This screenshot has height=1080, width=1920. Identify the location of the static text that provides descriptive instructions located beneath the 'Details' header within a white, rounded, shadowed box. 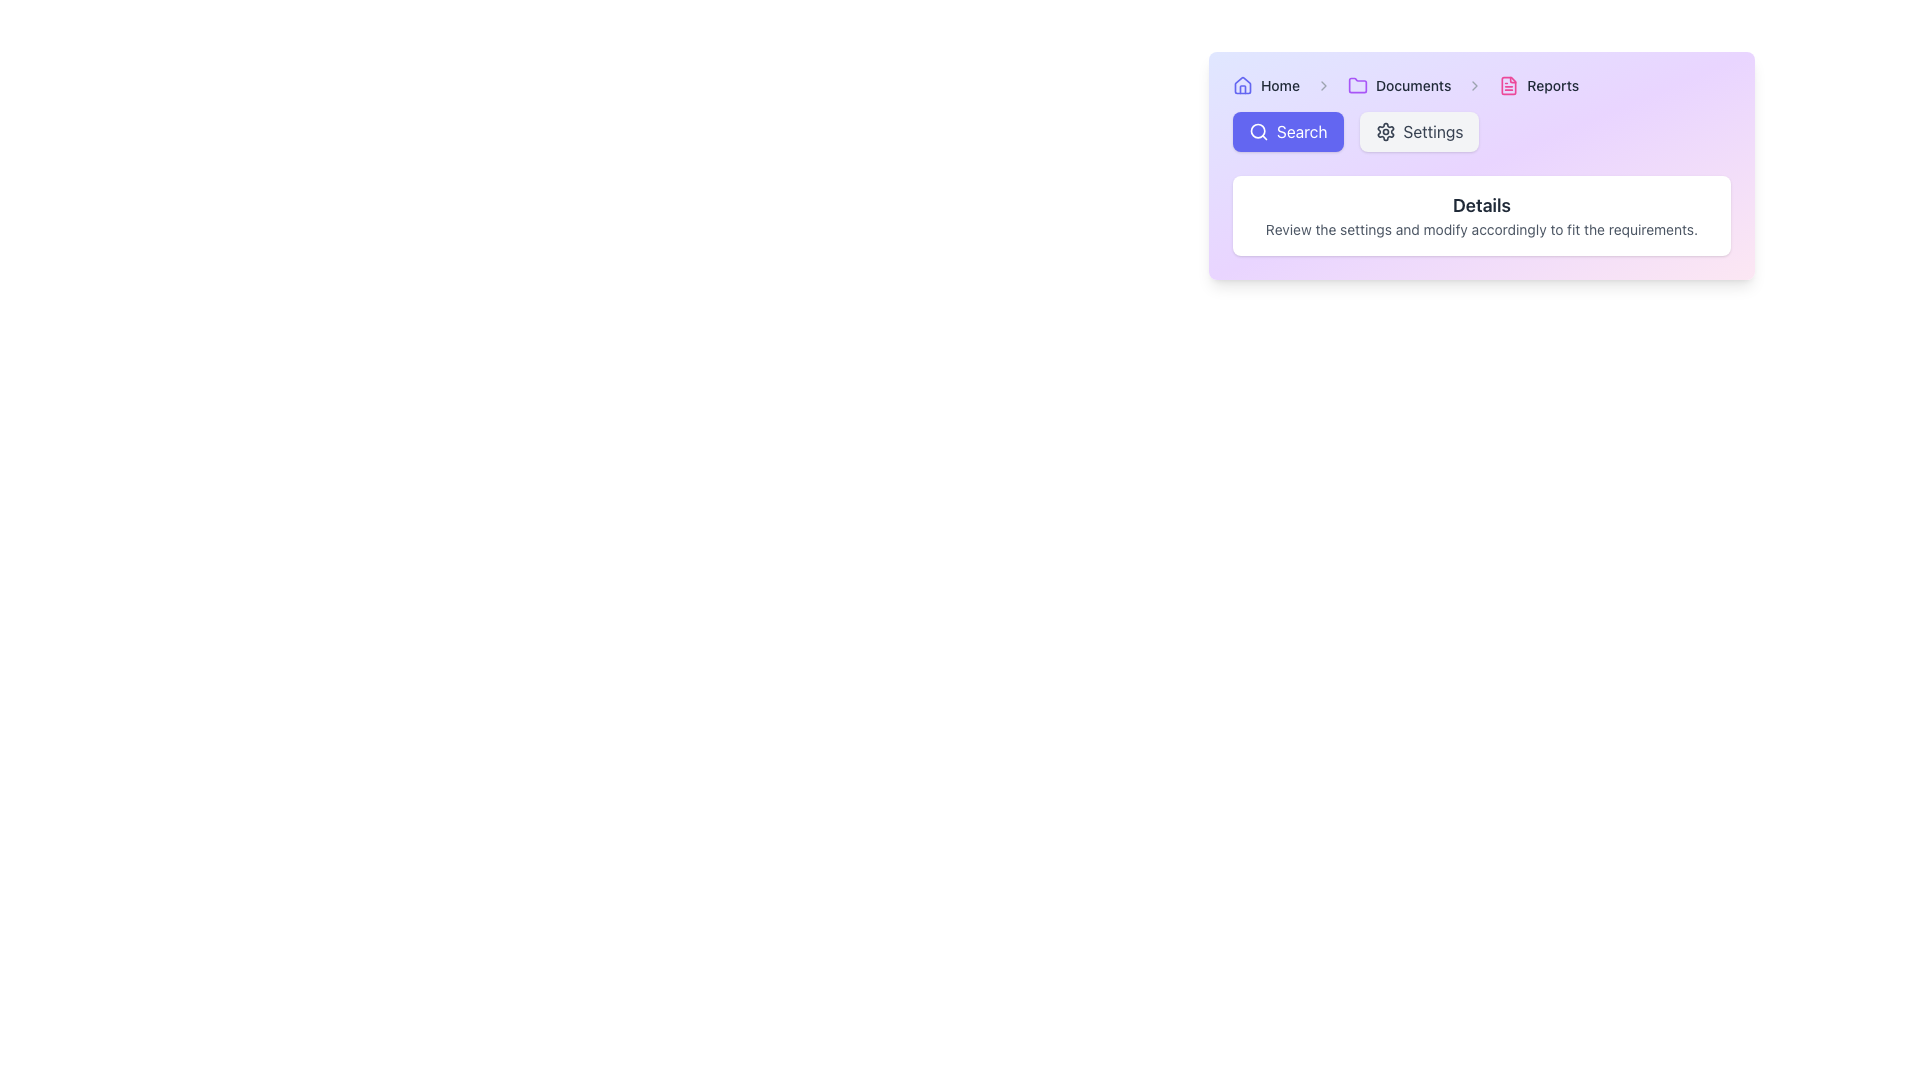
(1482, 229).